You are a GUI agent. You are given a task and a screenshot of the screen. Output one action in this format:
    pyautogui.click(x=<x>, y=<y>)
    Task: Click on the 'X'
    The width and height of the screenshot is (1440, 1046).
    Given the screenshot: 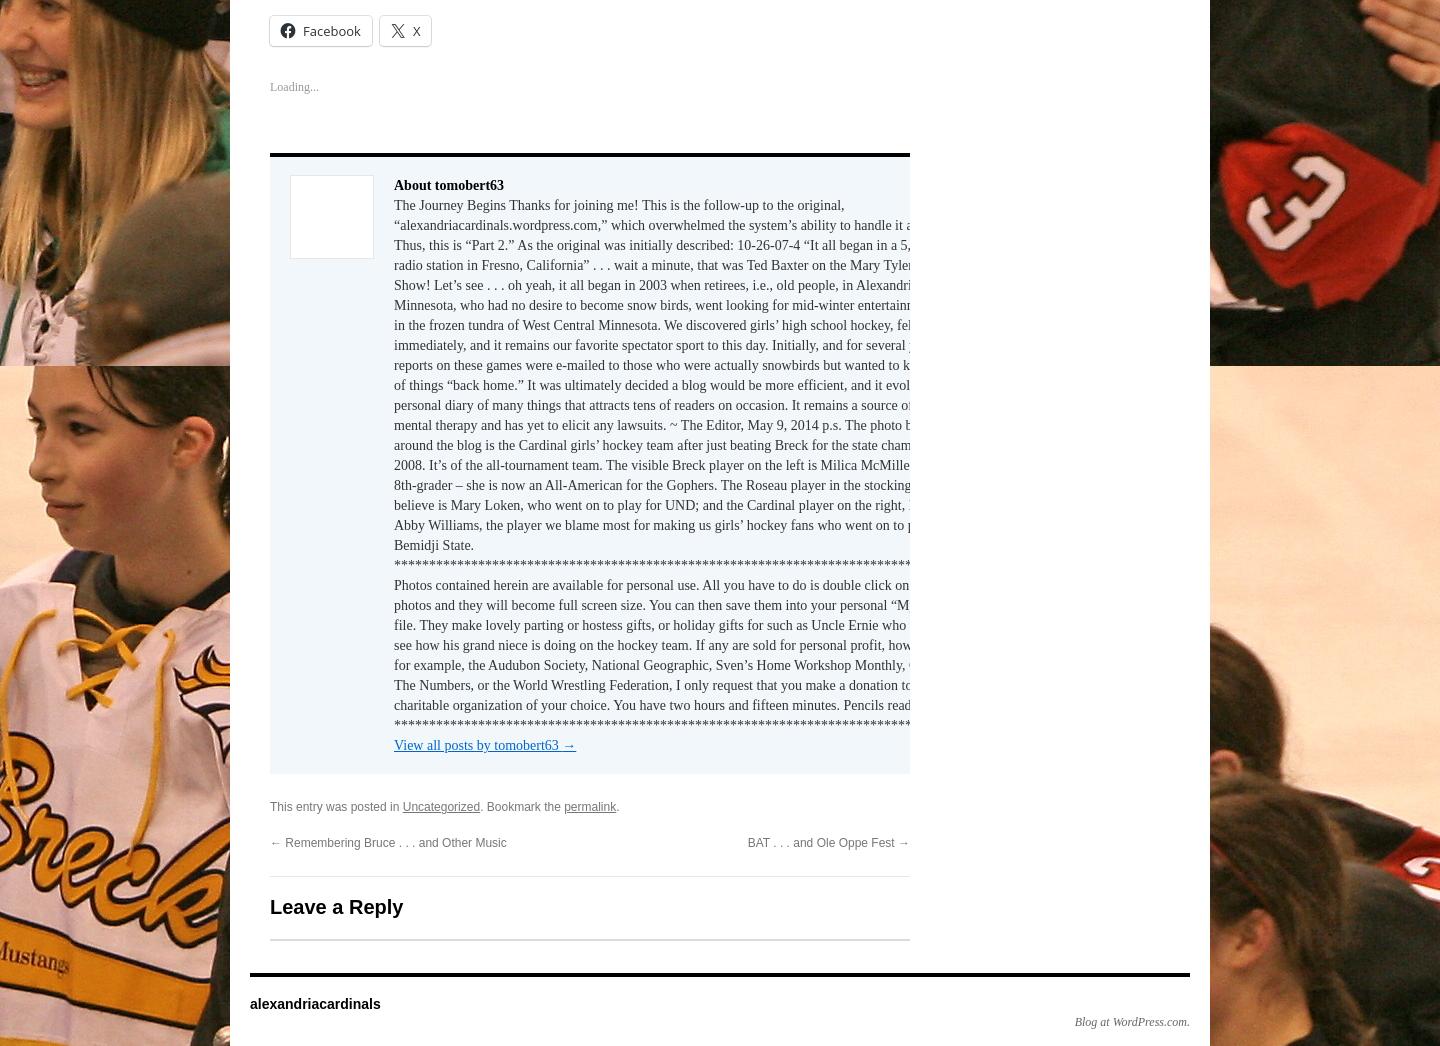 What is the action you would take?
    pyautogui.click(x=415, y=29)
    